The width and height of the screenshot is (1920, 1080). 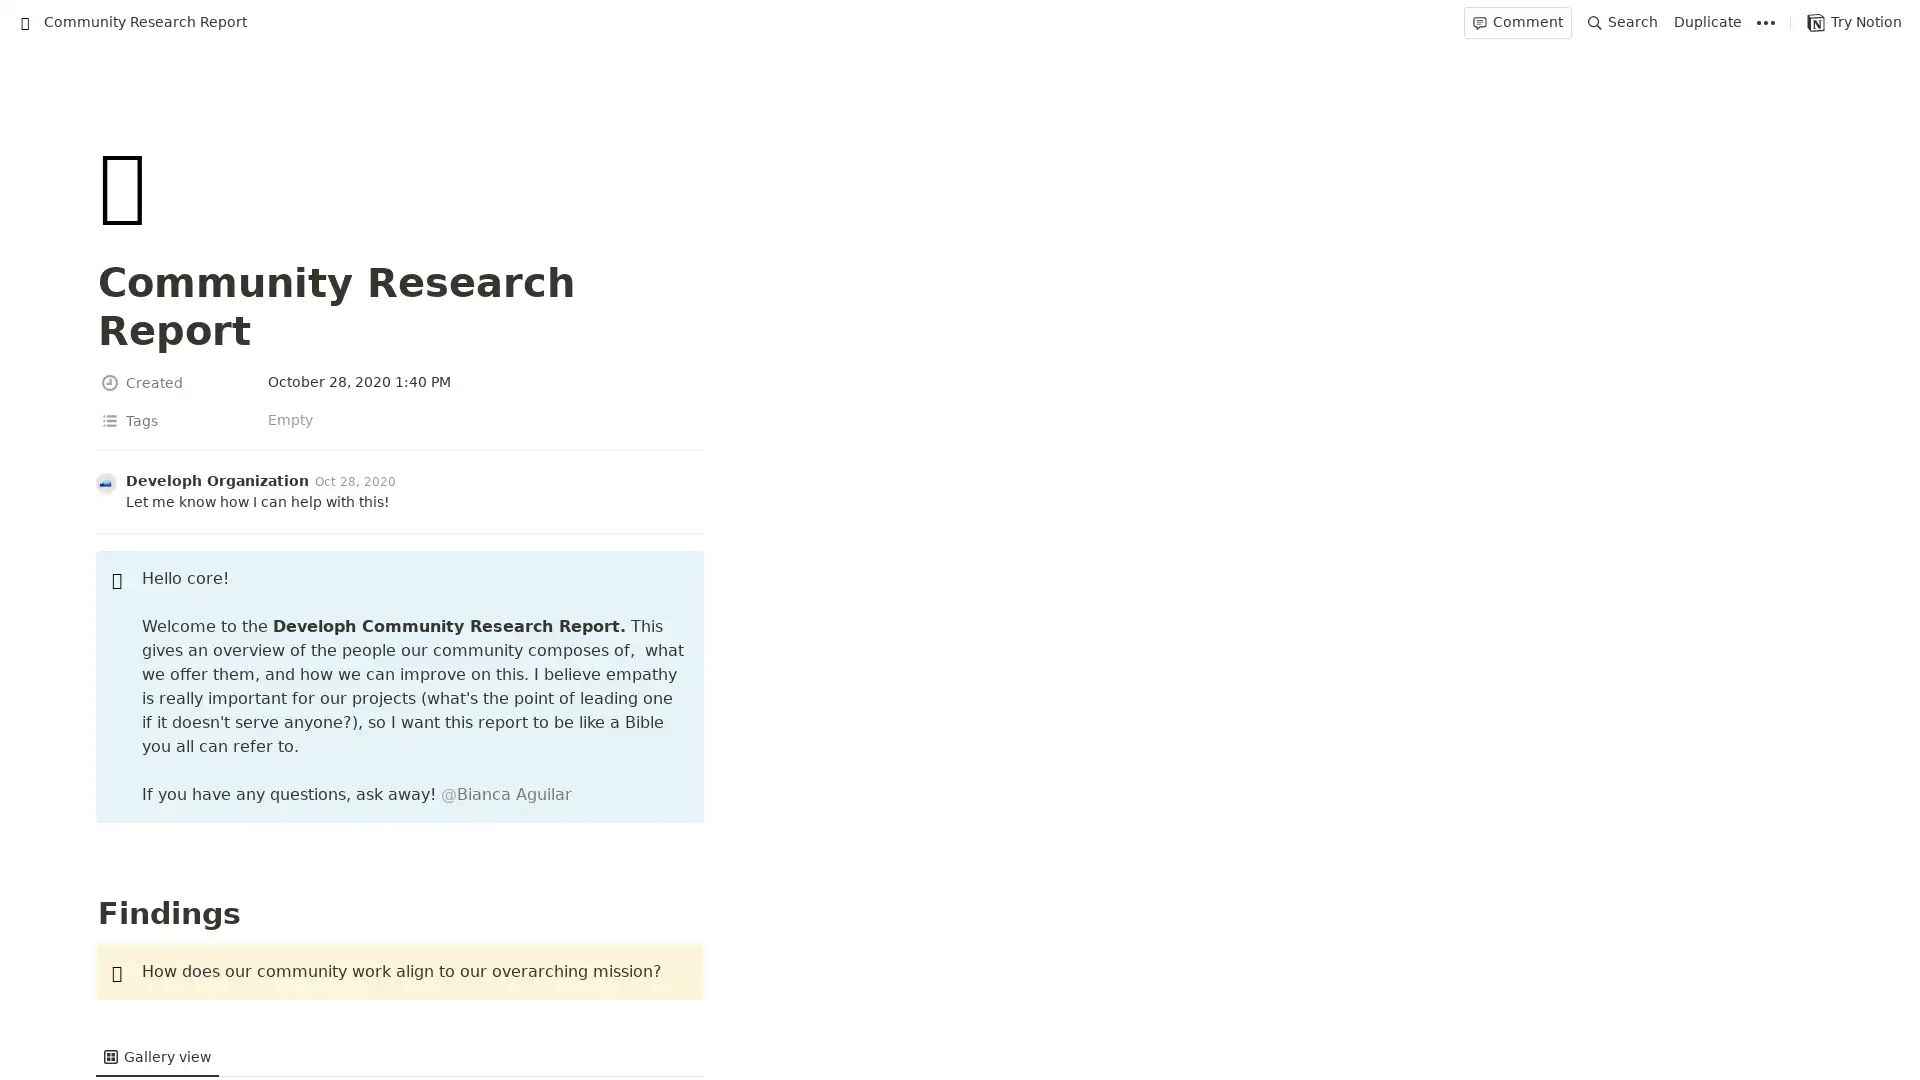 What do you see at coordinates (1517, 22) in the screenshot?
I see `Comment` at bounding box center [1517, 22].